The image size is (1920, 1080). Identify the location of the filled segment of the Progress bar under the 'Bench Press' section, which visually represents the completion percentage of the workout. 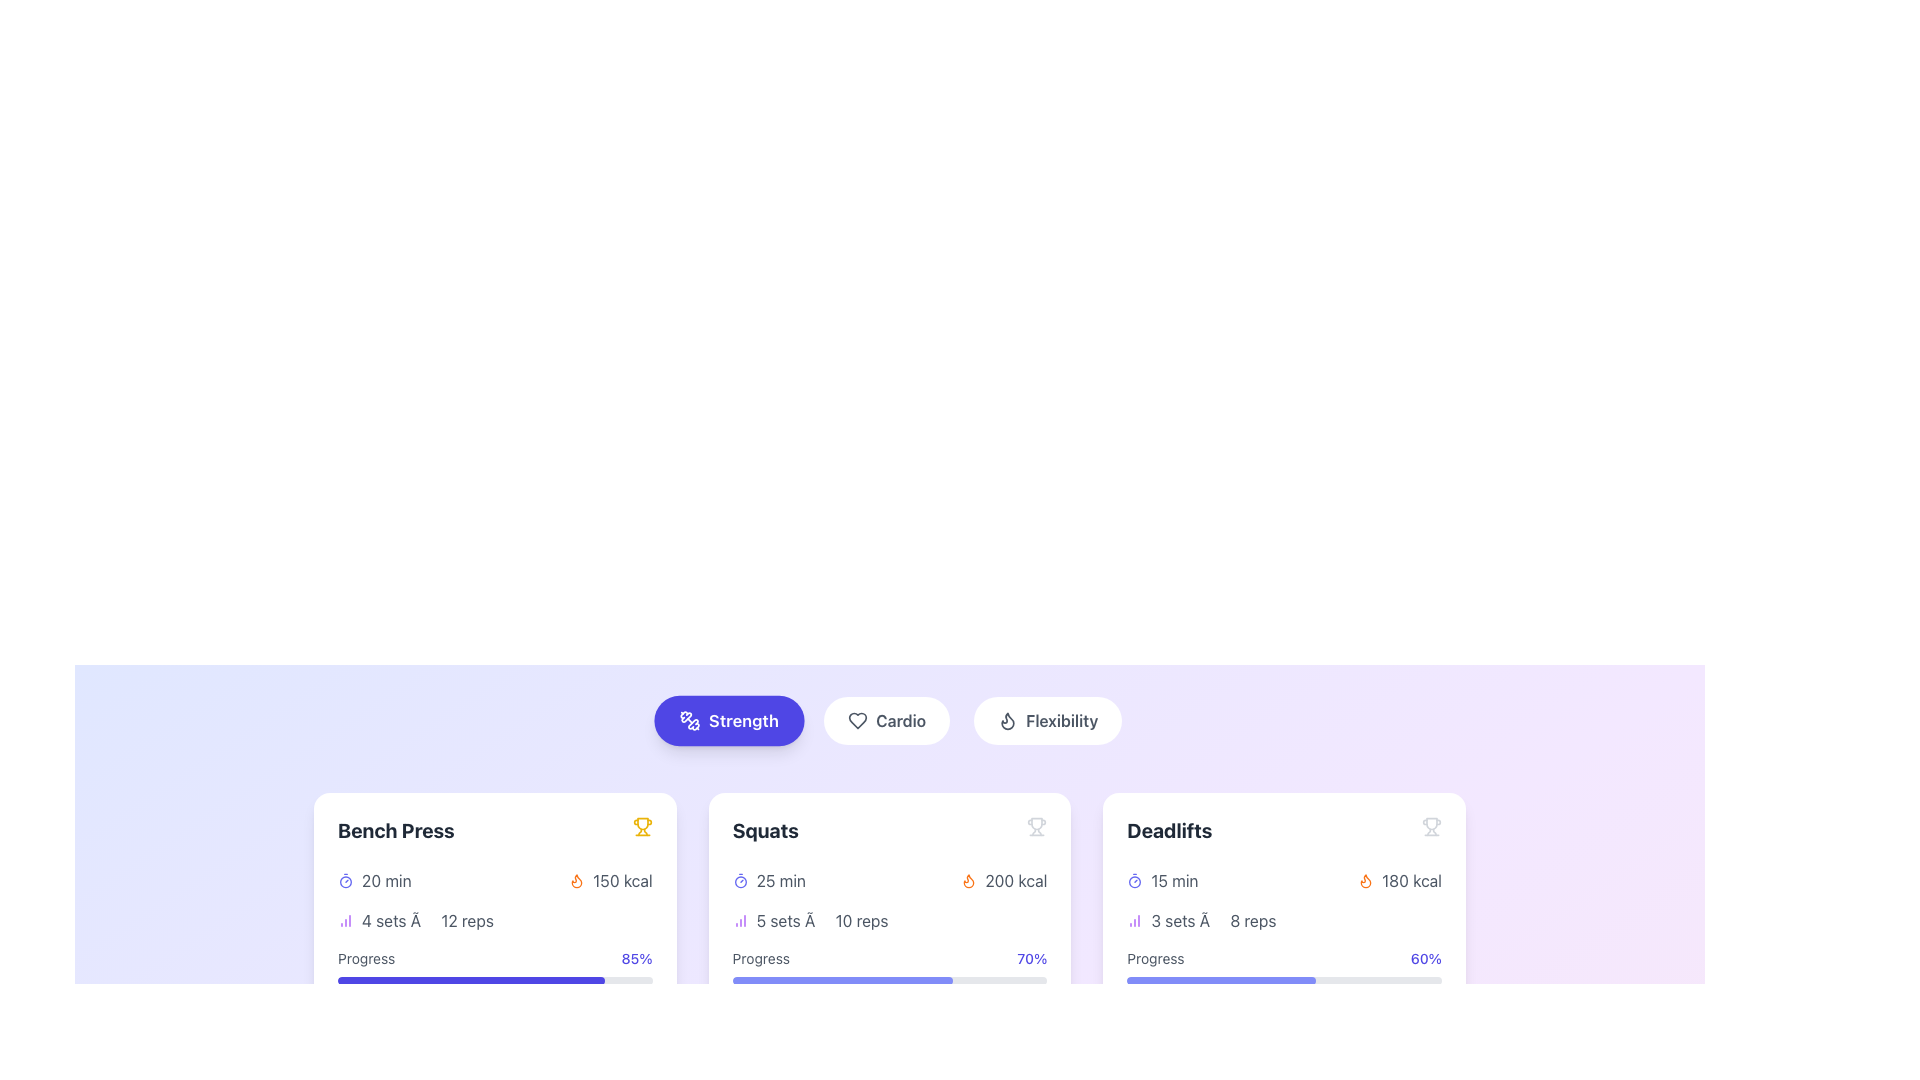
(470, 979).